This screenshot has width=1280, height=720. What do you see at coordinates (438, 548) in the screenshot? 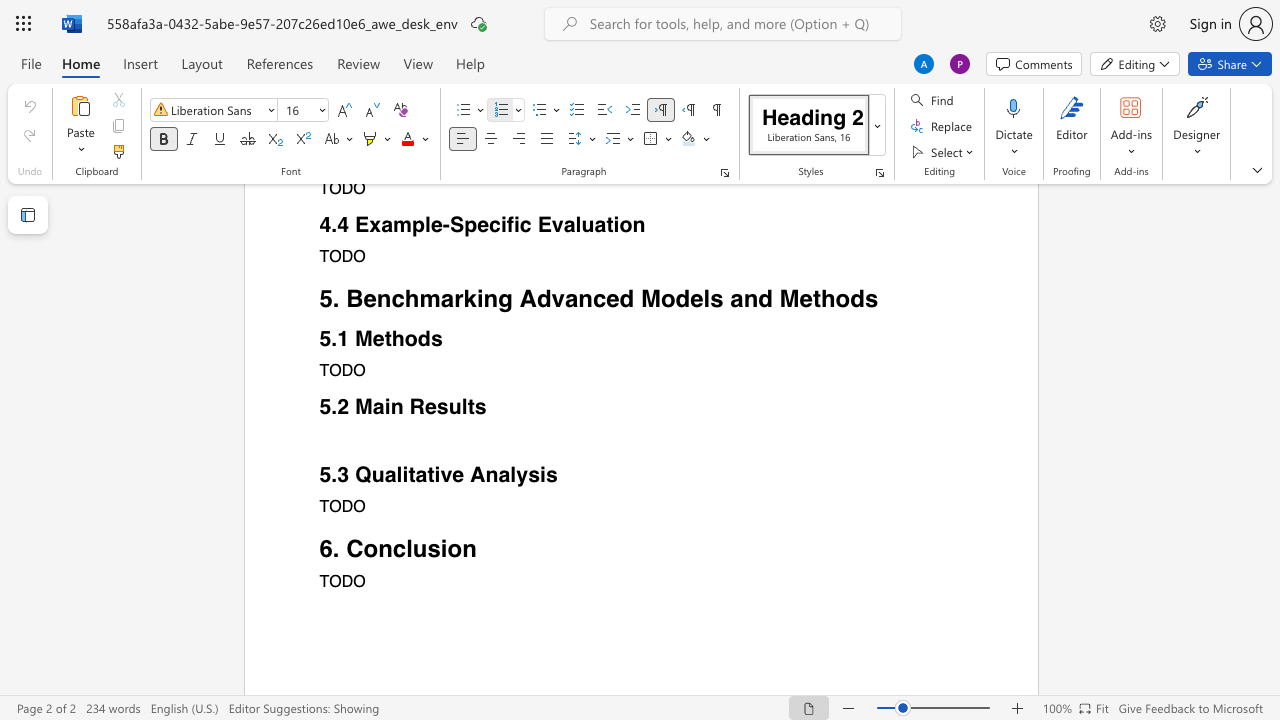
I see `the space between the continuous character "s" and "i" in the text` at bounding box center [438, 548].